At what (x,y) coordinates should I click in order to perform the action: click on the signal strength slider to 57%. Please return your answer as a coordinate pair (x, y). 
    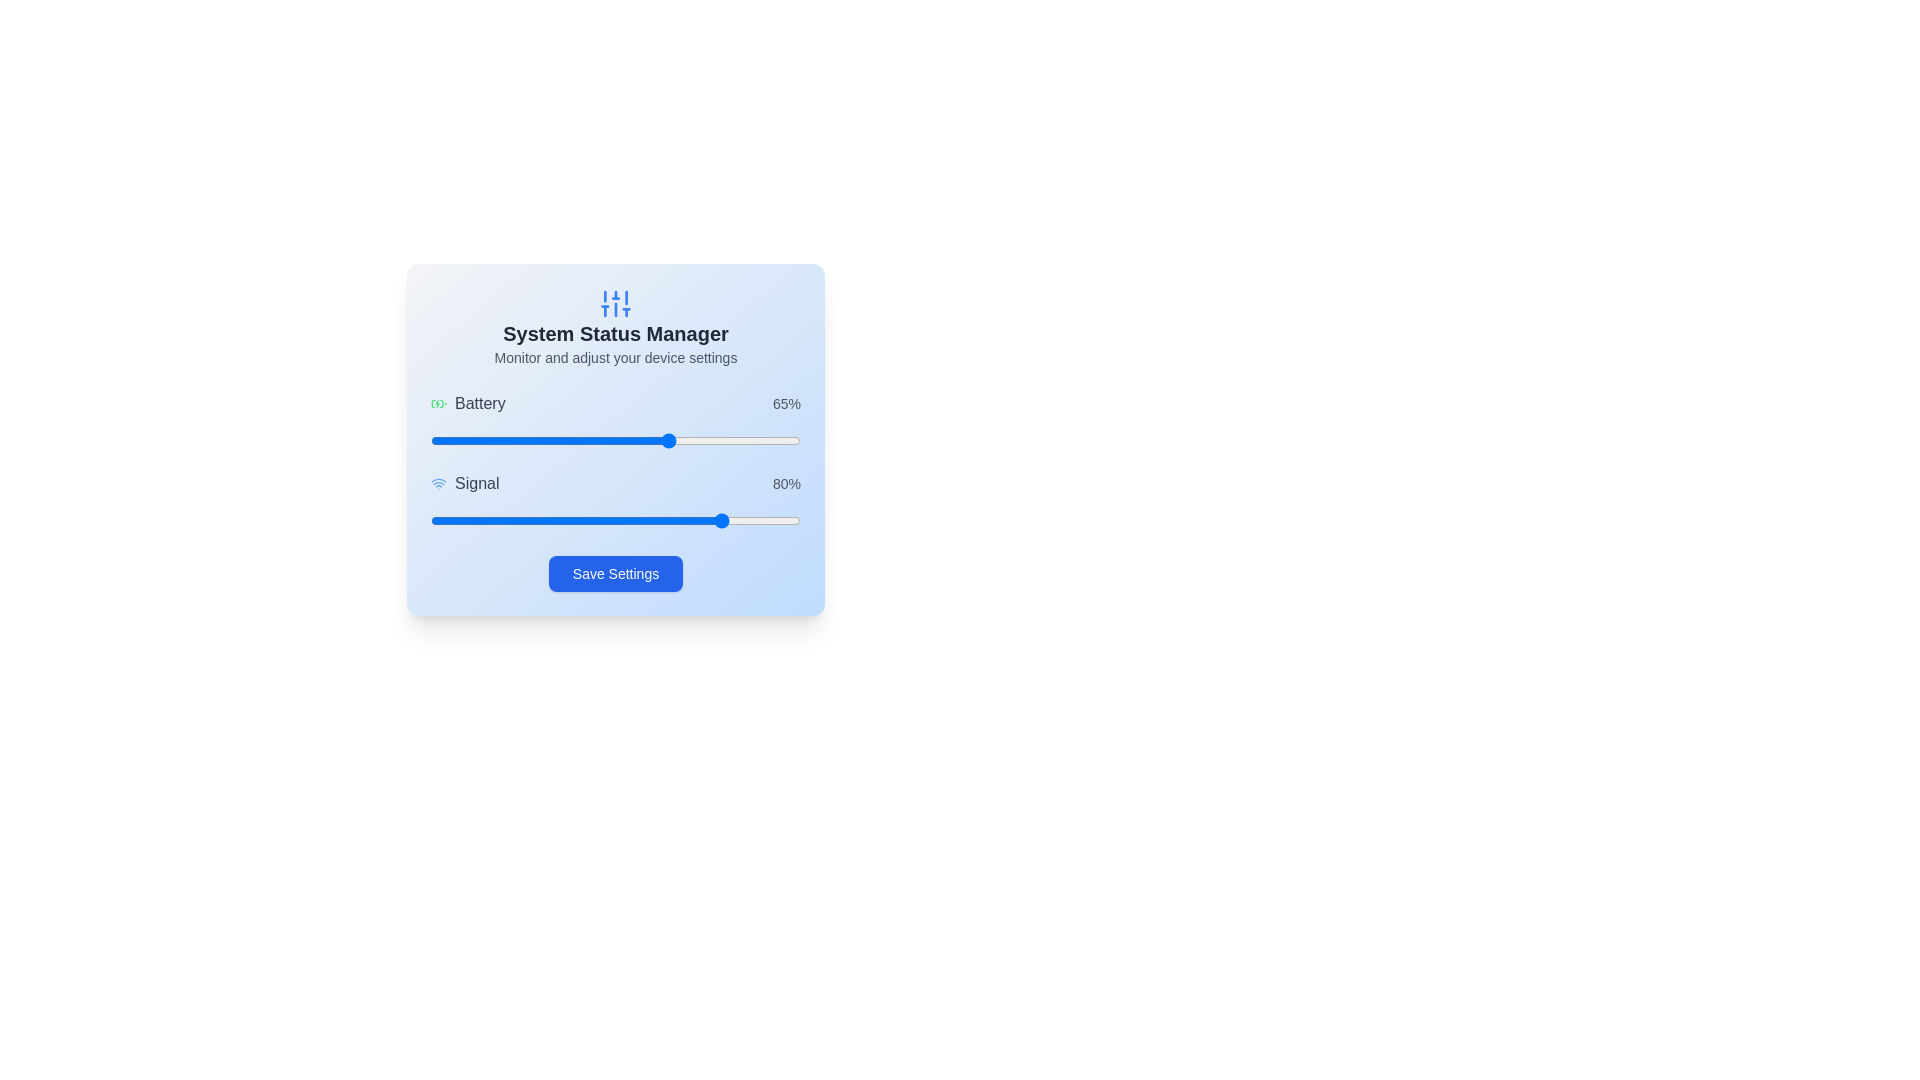
    Looking at the image, I should click on (641, 519).